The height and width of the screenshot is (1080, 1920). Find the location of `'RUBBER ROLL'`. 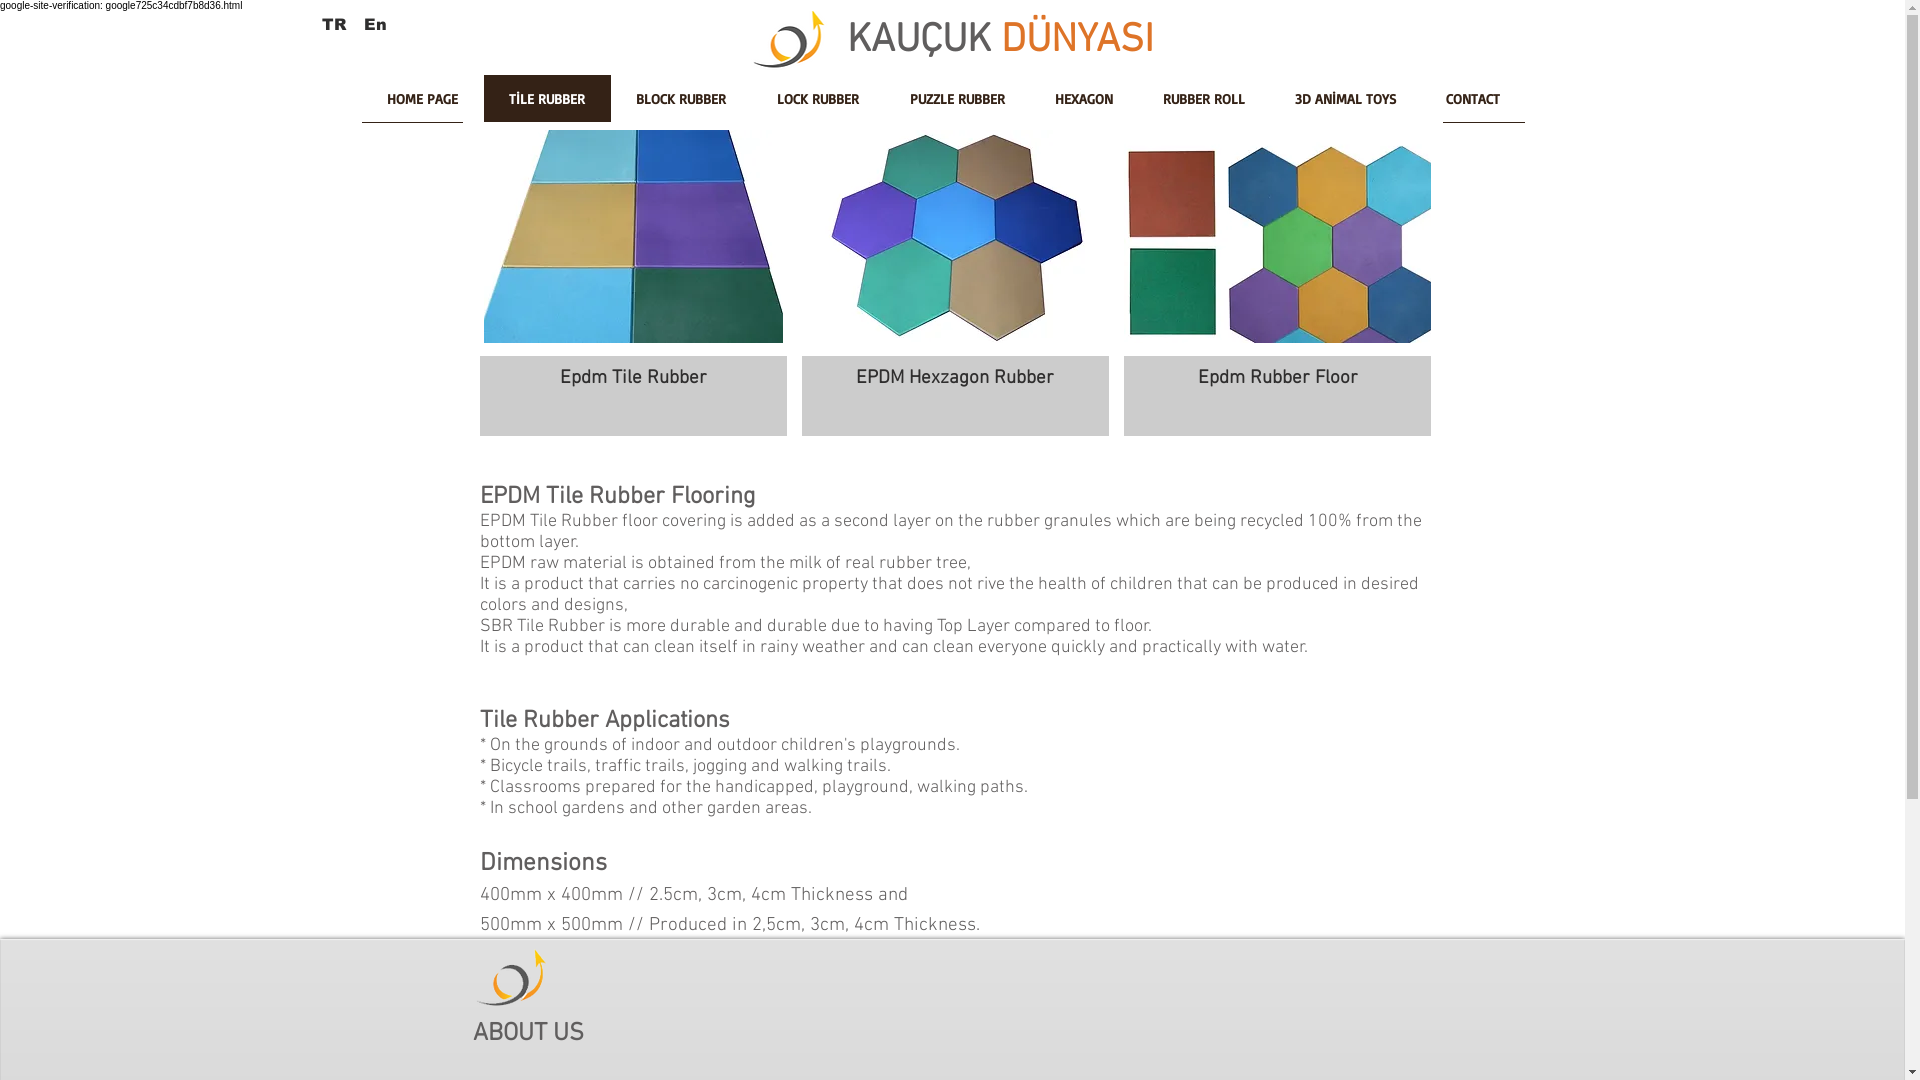

'RUBBER ROLL' is located at coordinates (1203, 104).